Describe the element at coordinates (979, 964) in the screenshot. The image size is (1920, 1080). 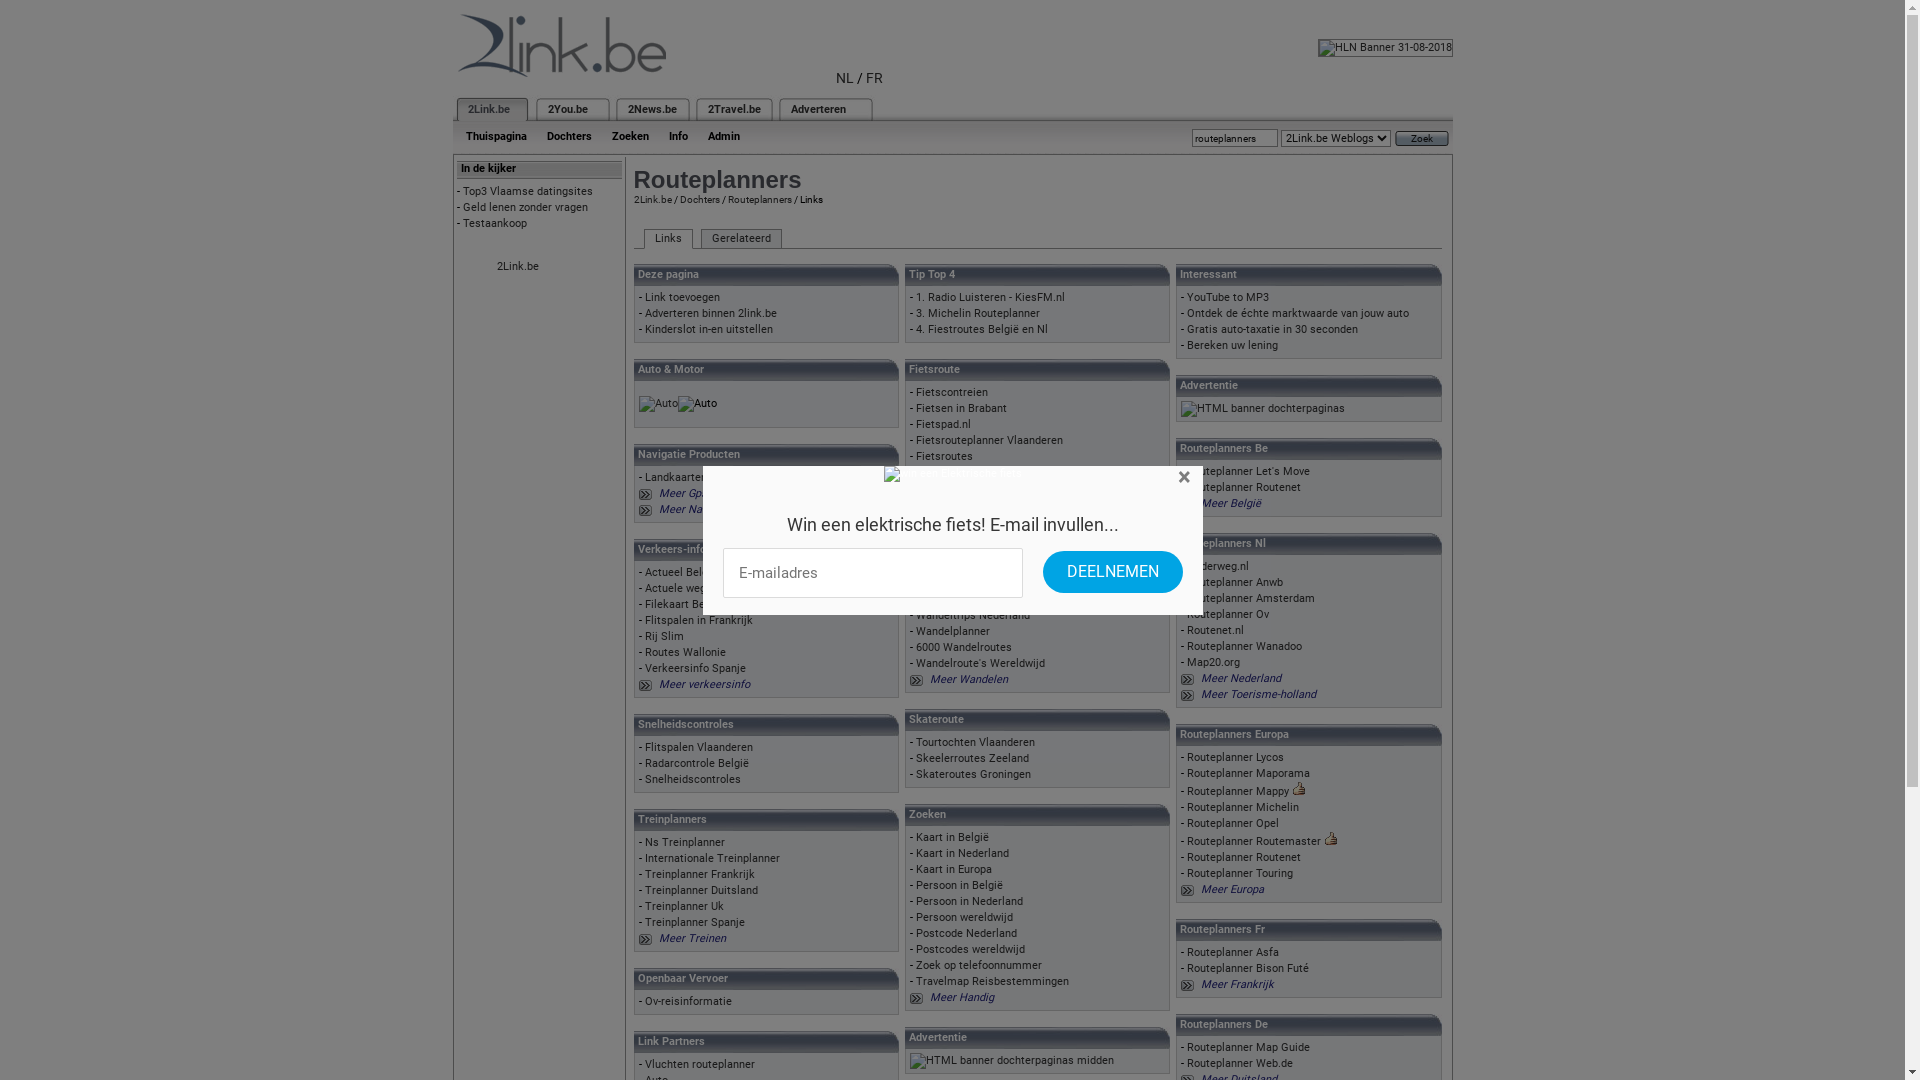
I see `'Zoek op telefoonnummer'` at that location.